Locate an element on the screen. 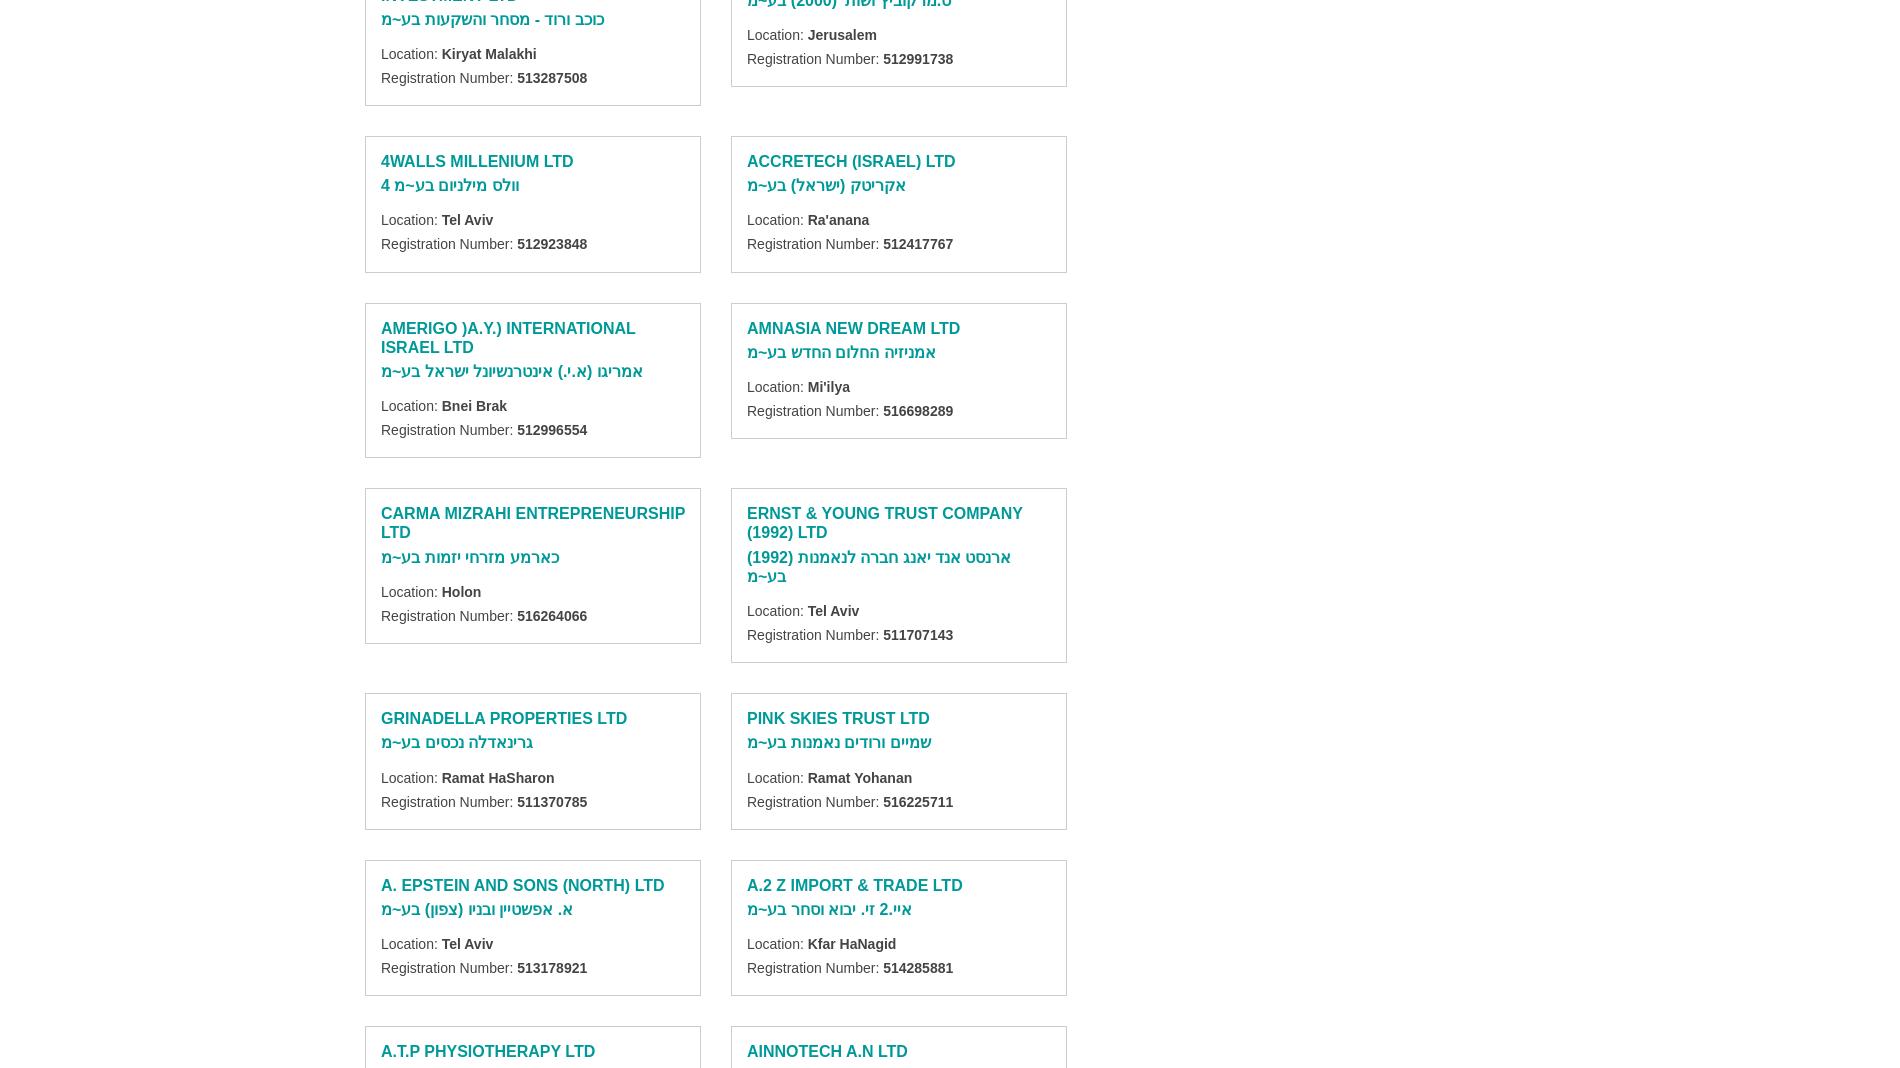  'כוכב ורוד - מסחר והשקעות בע~מ' is located at coordinates (379, 17).